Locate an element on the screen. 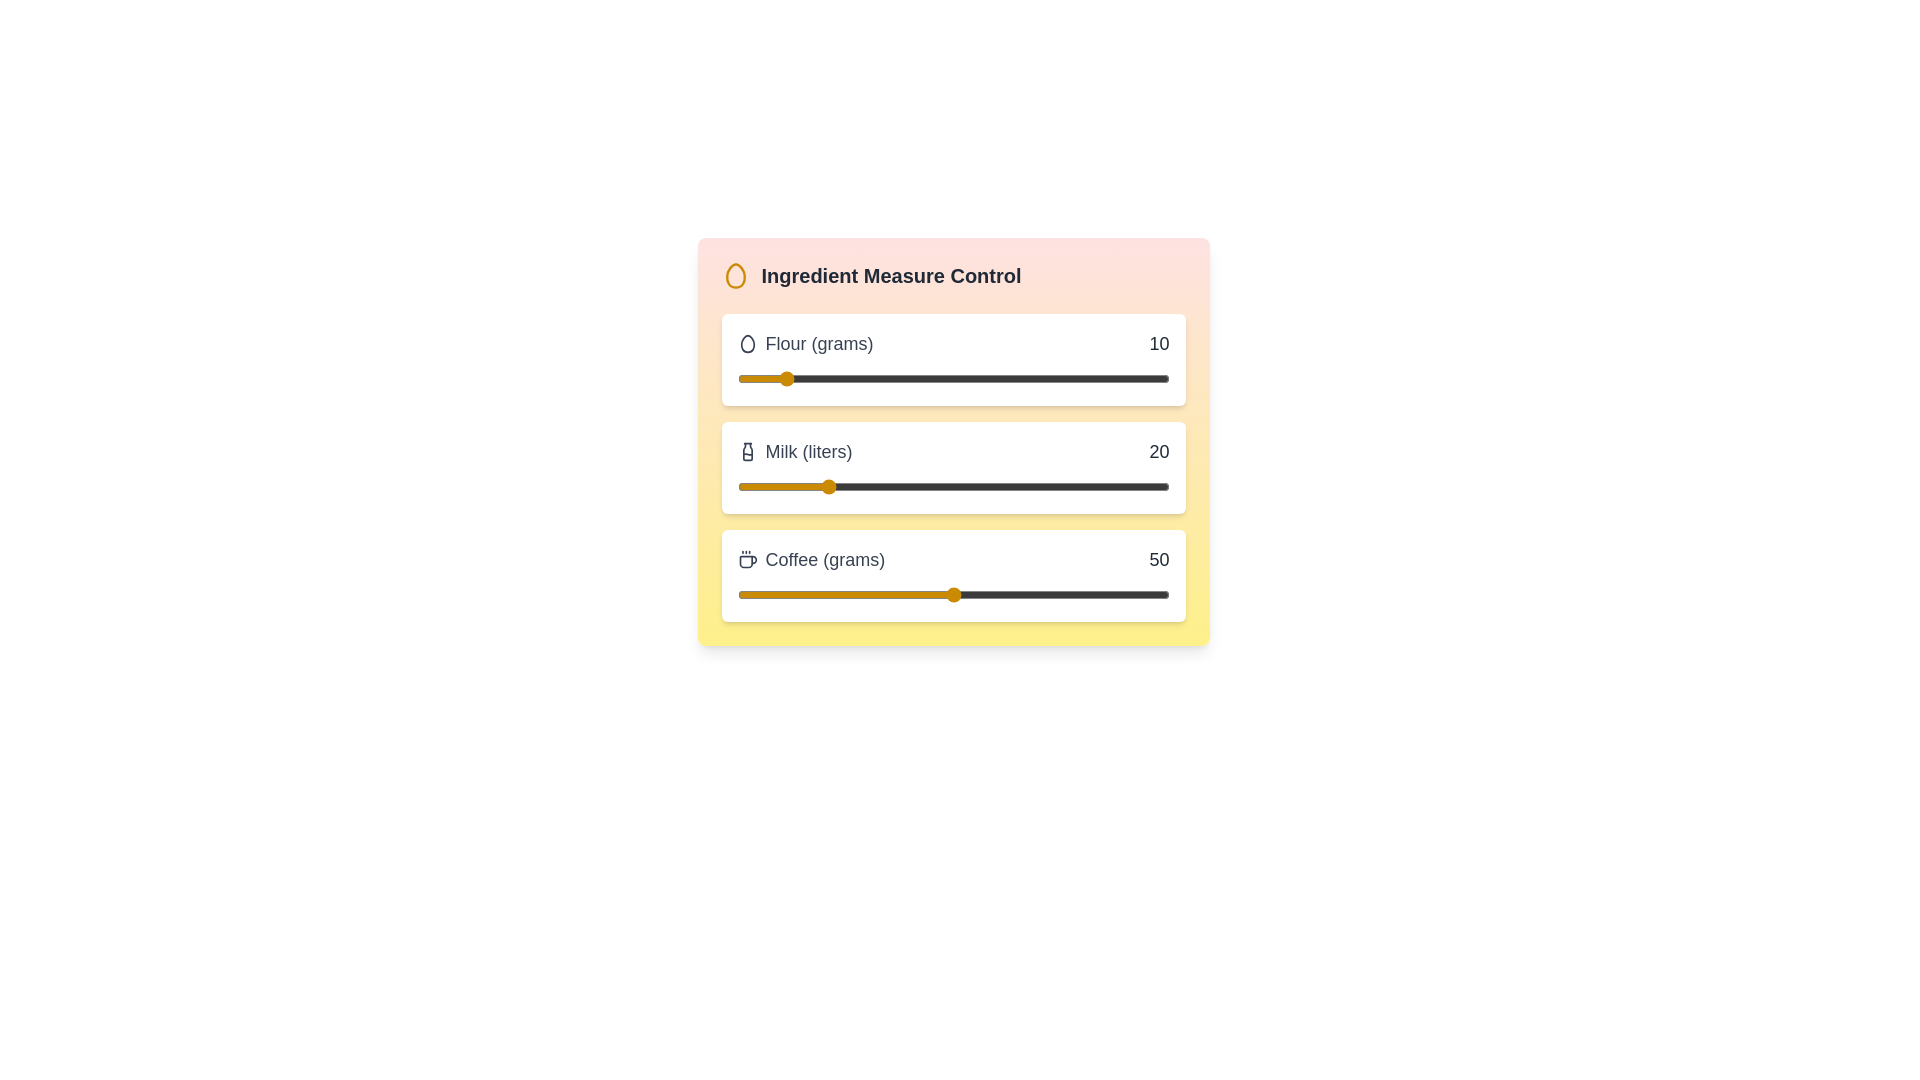 This screenshot has height=1080, width=1920. ingredient measurement is located at coordinates (875, 378).